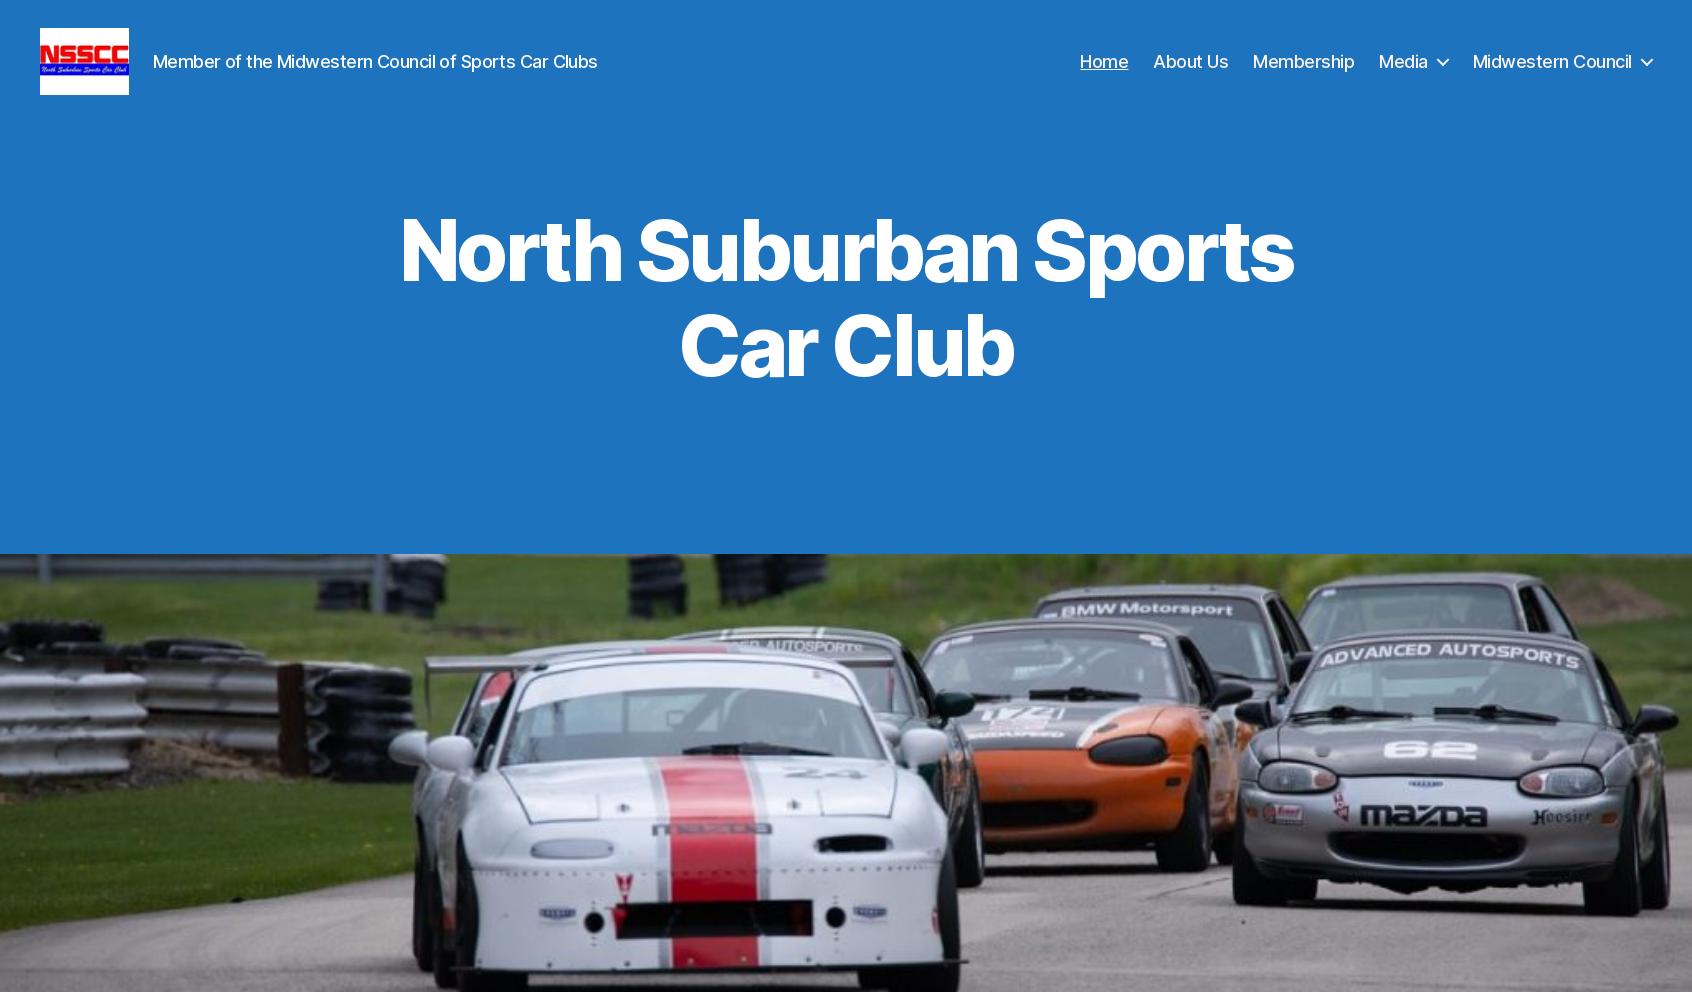 This screenshot has height=992, width=1692. Describe the element at coordinates (841, 521) in the screenshot. I see `'Established in 1959, NSSCC is a welcoming group of dedicated VOLUNTEER enthusiasts active in Wheel-to-Wheel Sprint and Endurance Club Racing, High Performance Driver Education (HPDE), & High Speed Autocross (HSAX). We are proud members of the Midwestern Council of Sports Car Clubs on a mission to provide members with a friendly environment to enjoy & promote racing.'` at that location.